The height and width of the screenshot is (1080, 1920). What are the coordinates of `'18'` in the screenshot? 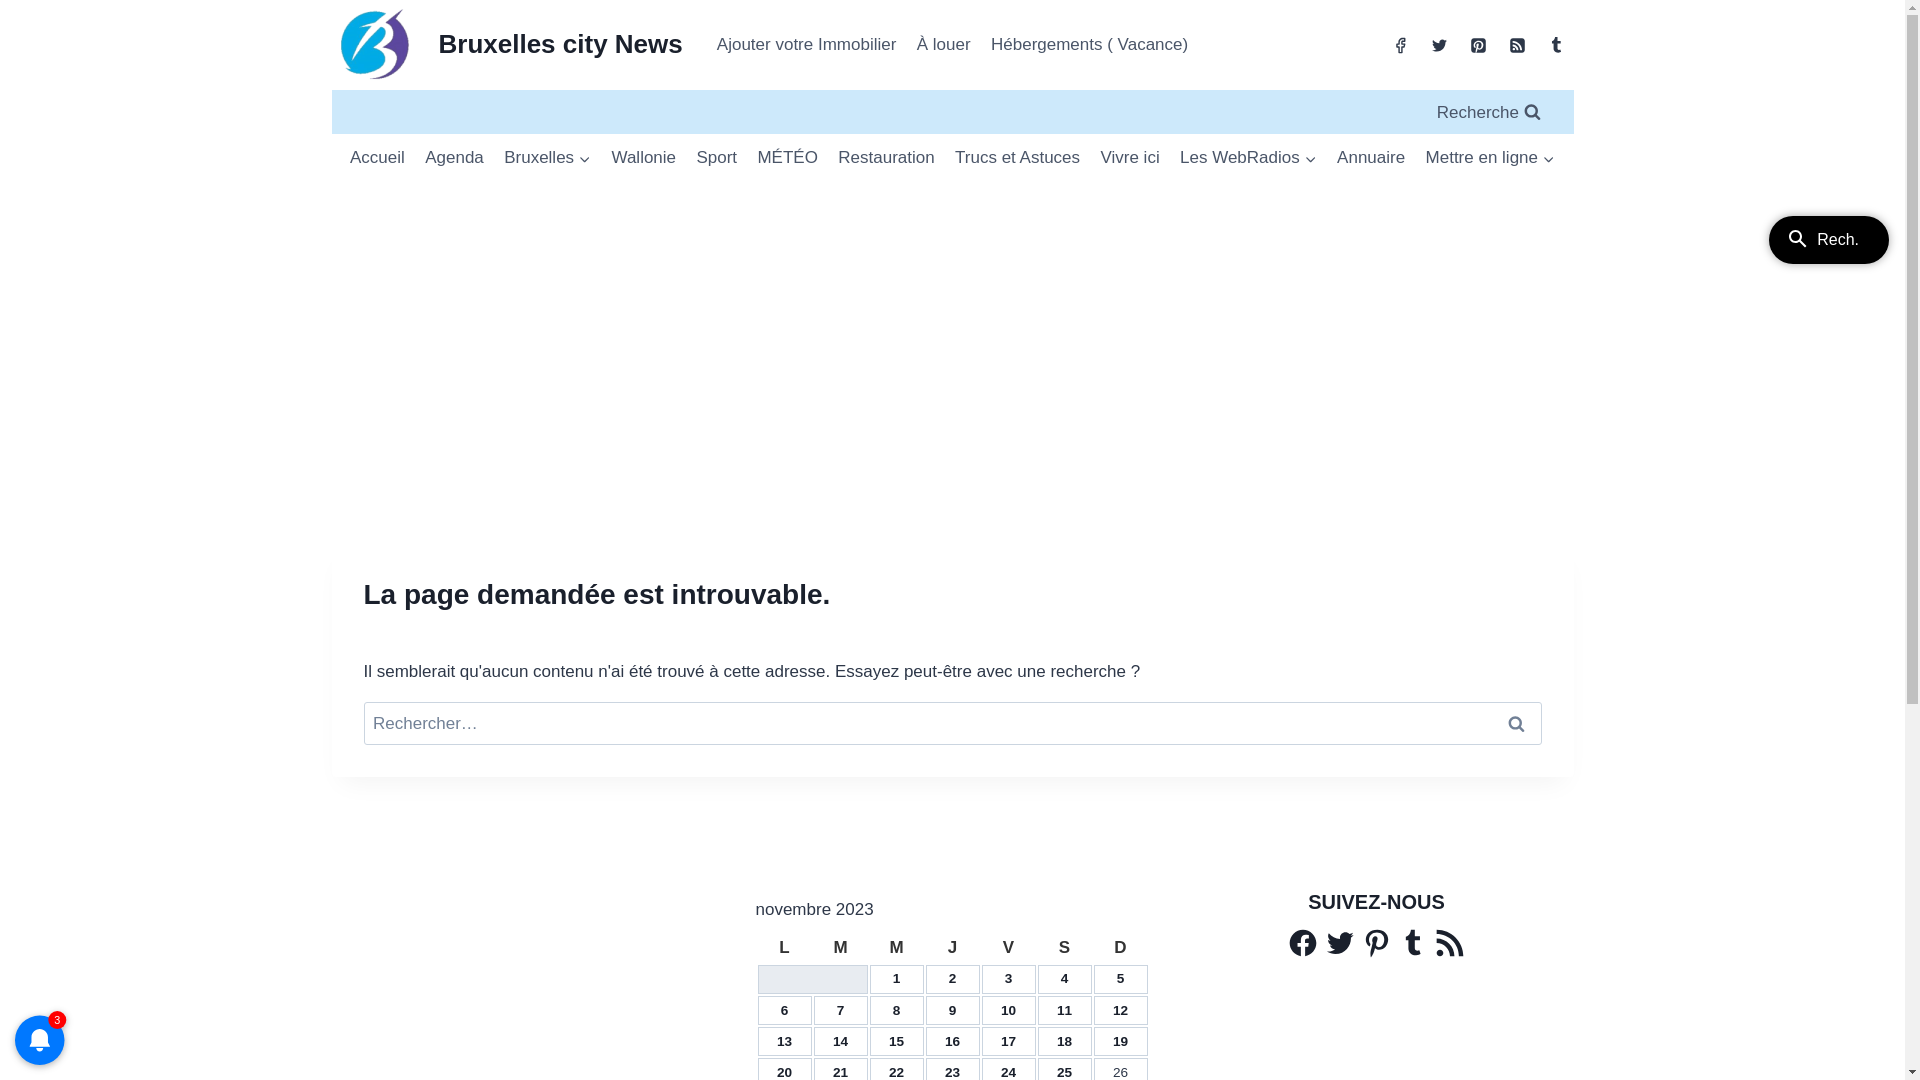 It's located at (1063, 1040).